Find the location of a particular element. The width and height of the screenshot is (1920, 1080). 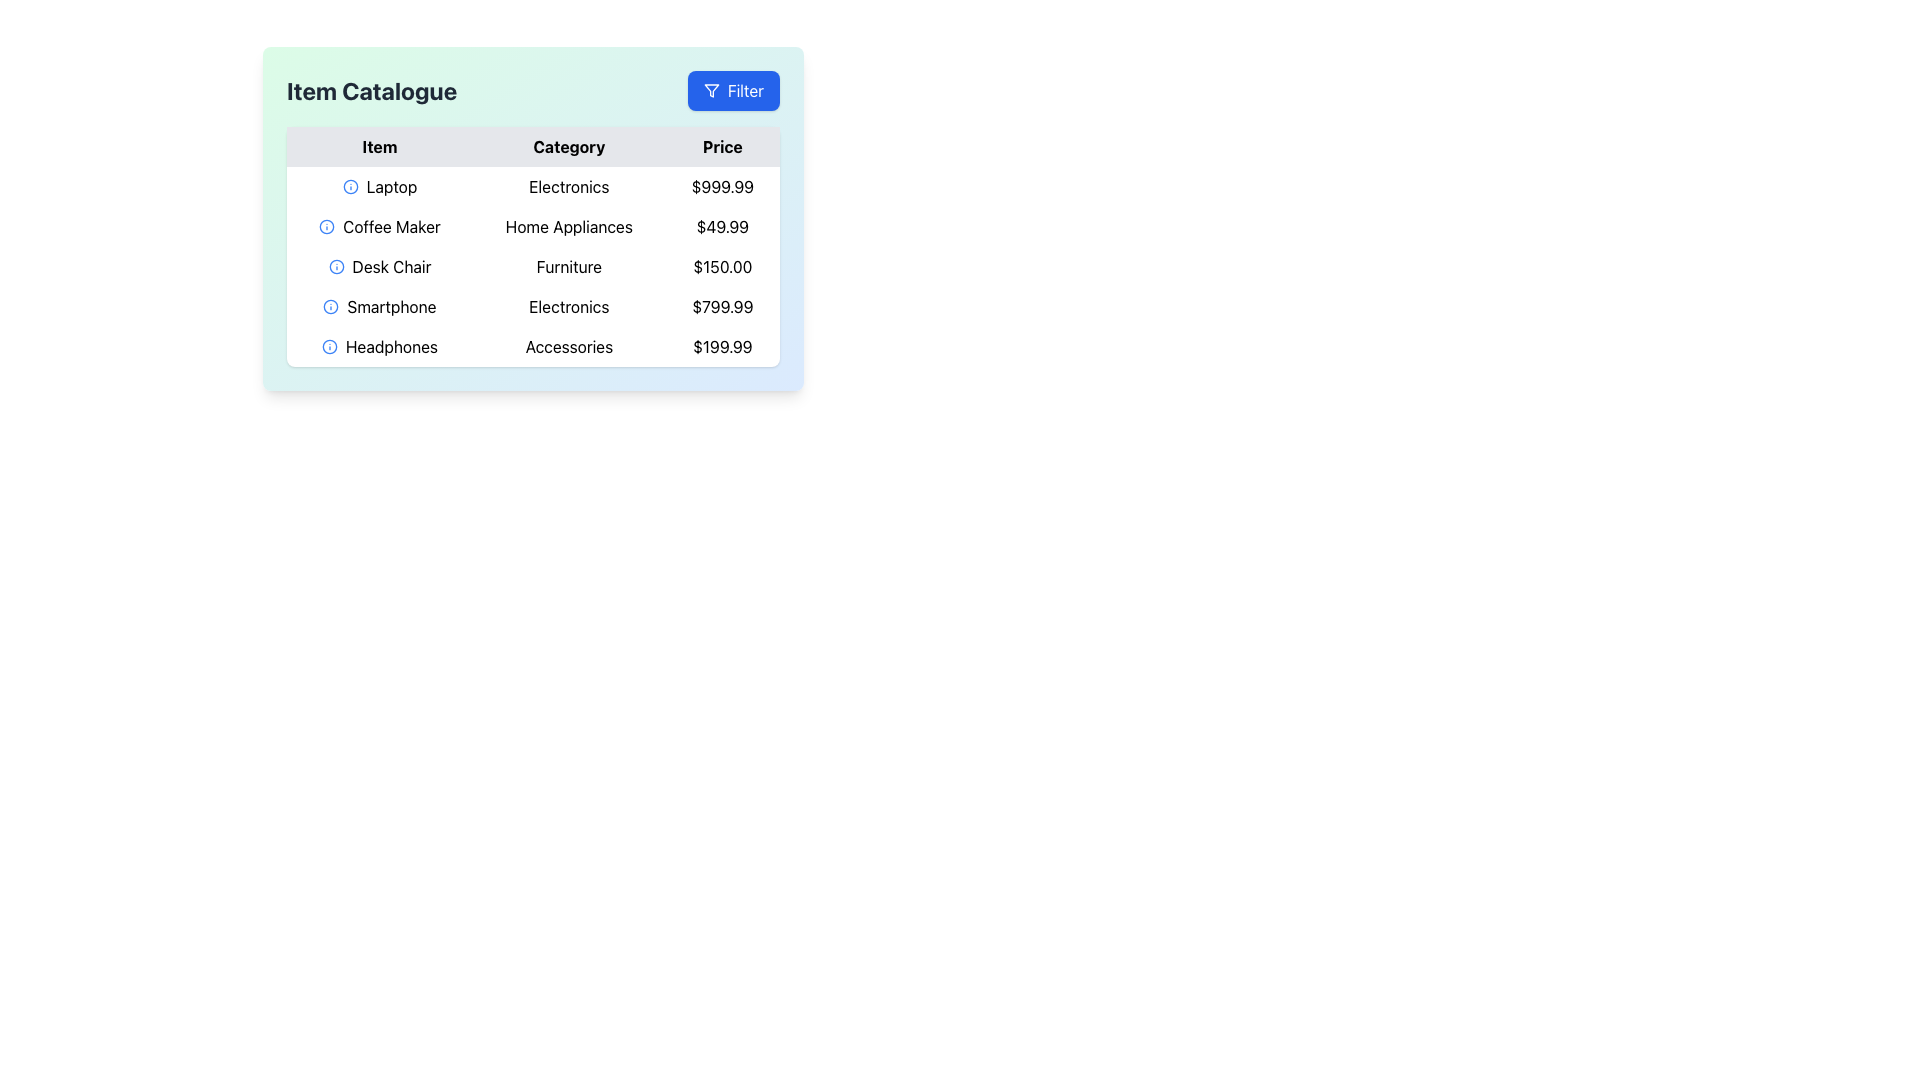

text from the 'Electronics' label located in the second column of the fourth row of the table, aligned with 'Smartphone' and '$799.99' is located at coordinates (568, 307).